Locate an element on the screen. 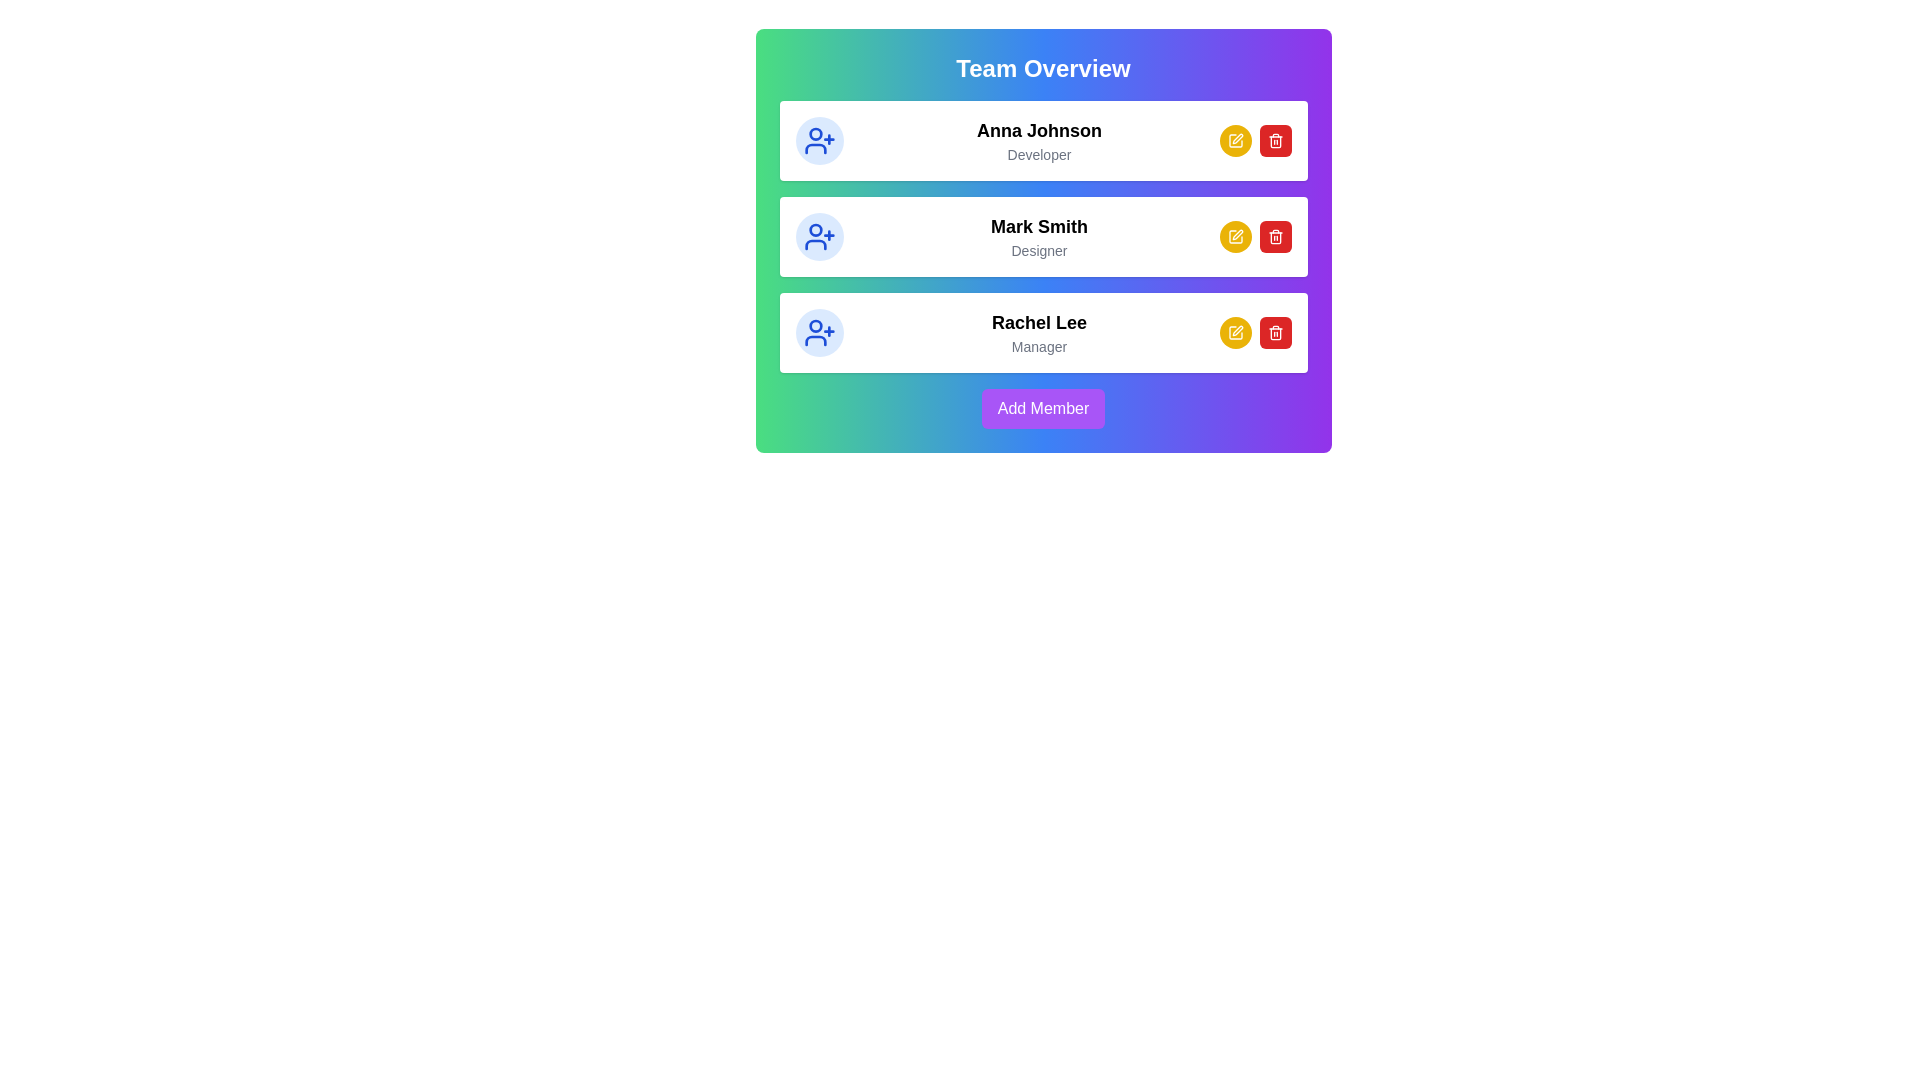  the delete button for the user entry associated with 'Rachel Lee', which is the third button is located at coordinates (1274, 140).